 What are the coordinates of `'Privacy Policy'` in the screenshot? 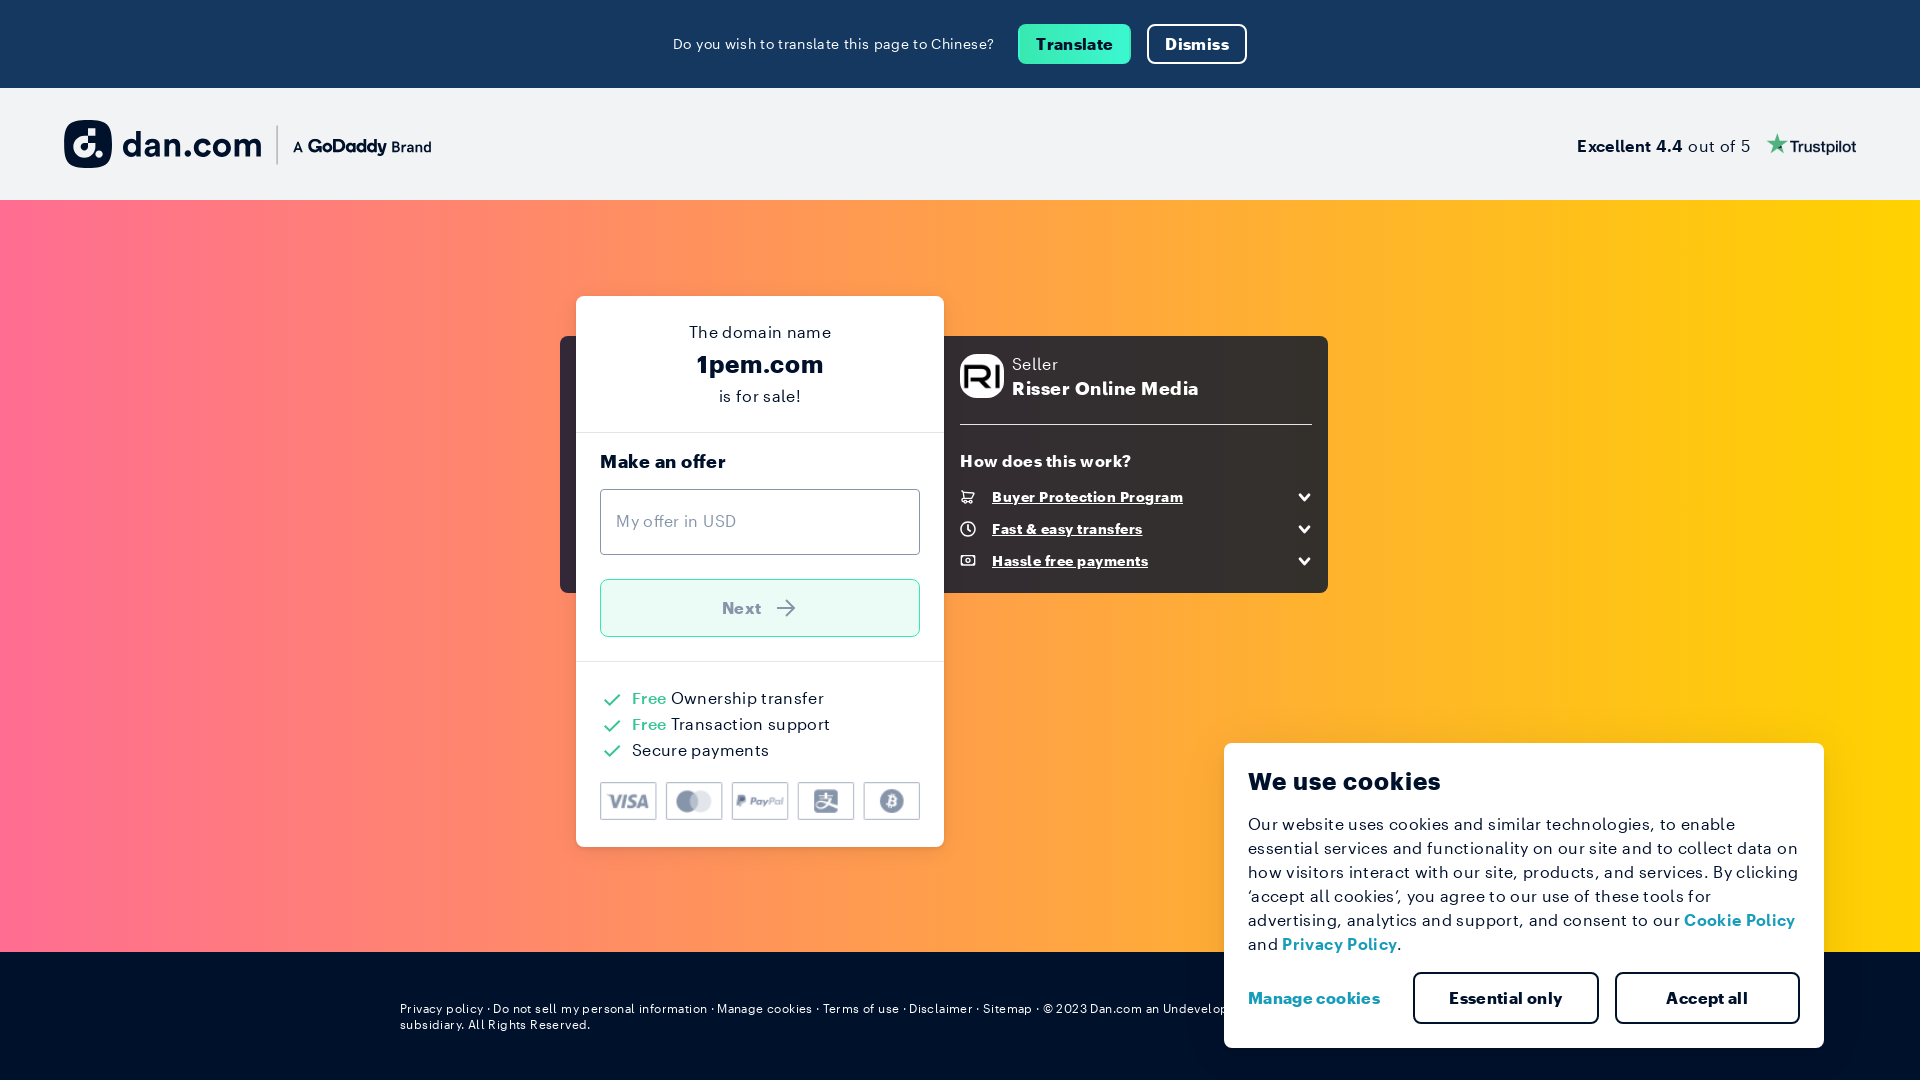 It's located at (1339, 943).